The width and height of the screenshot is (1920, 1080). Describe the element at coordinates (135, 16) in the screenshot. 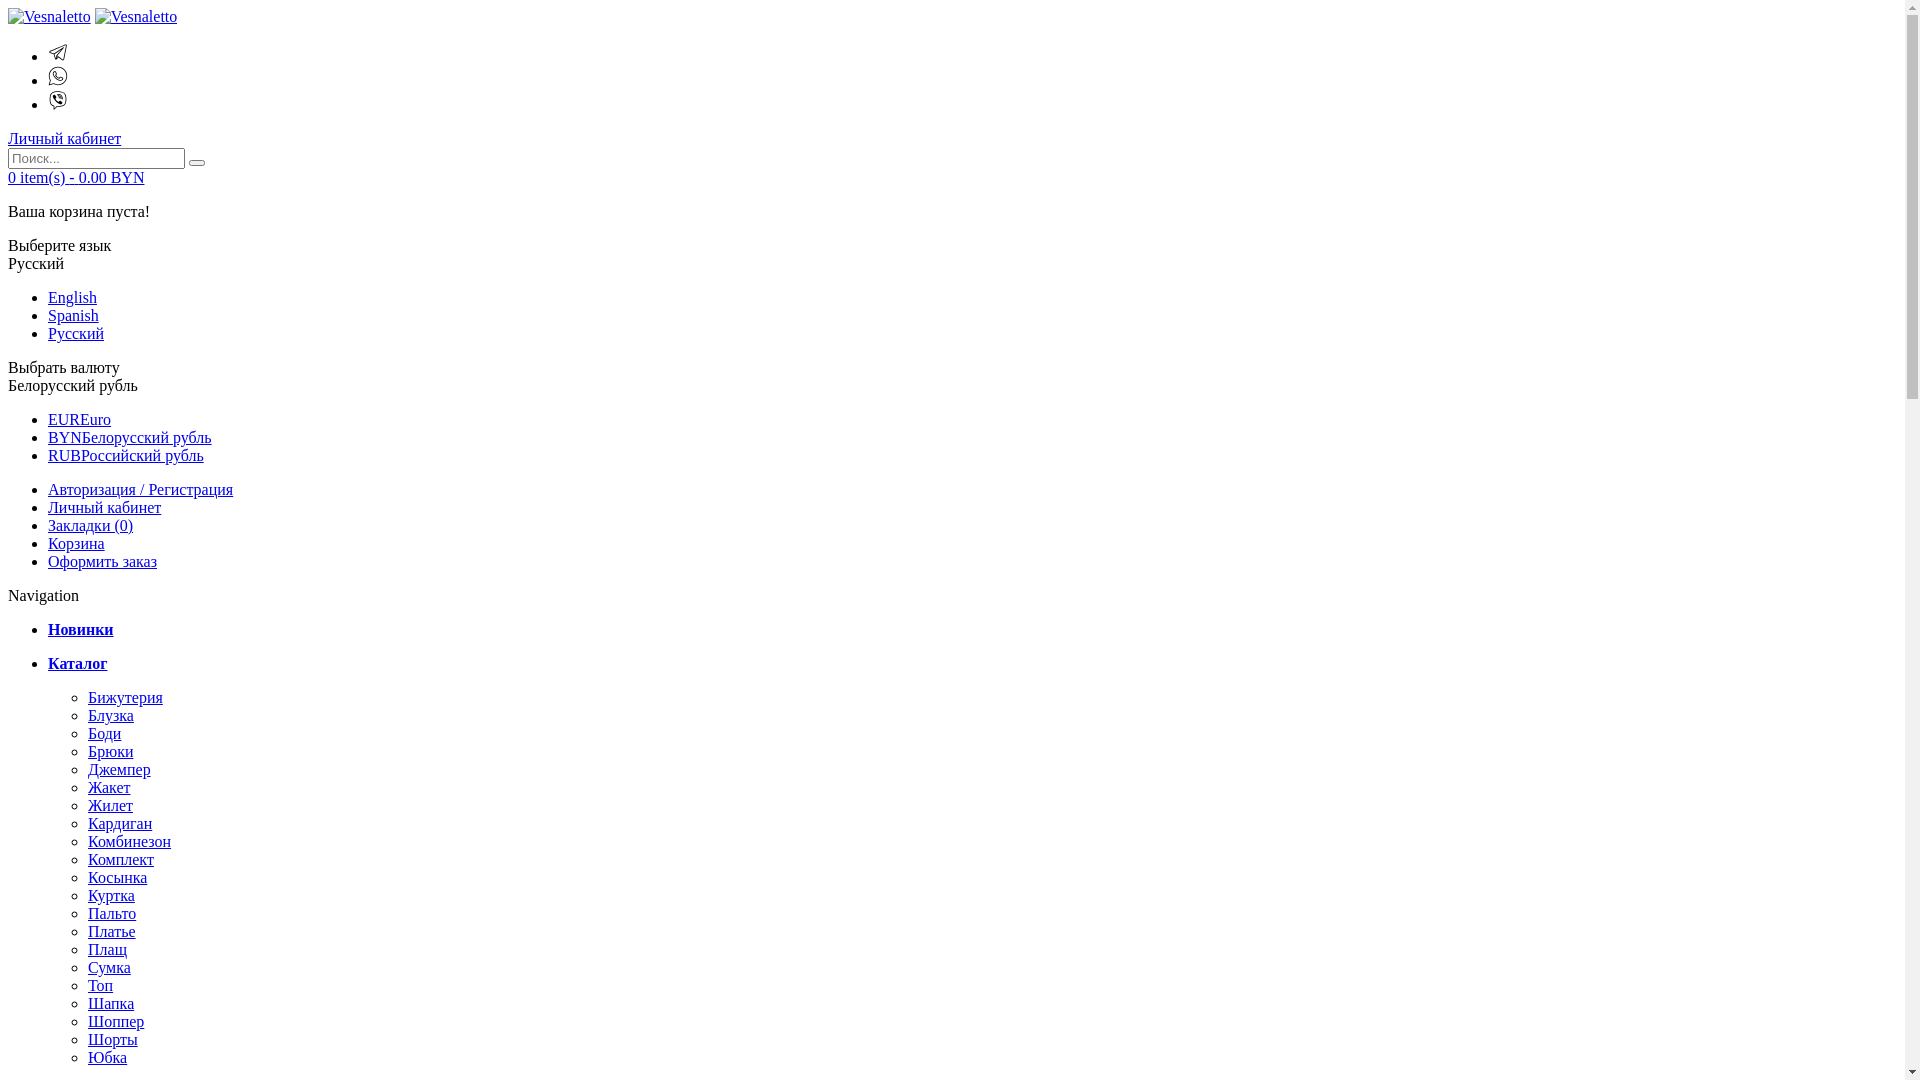

I see `'Vesnaletto'` at that location.